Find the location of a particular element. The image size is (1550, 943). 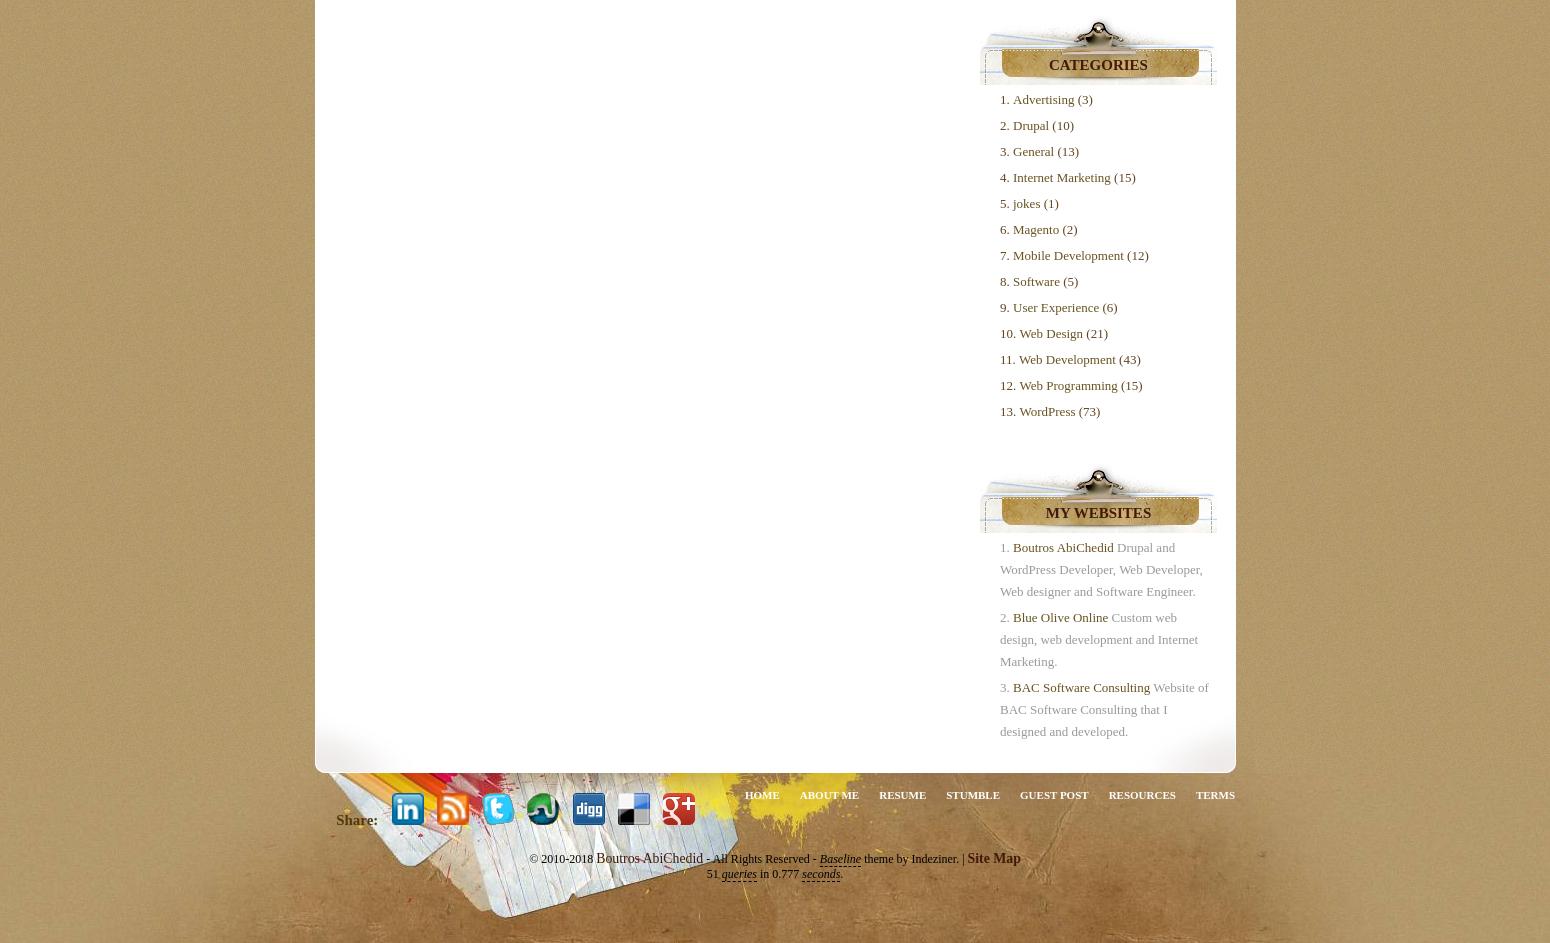

'.' is located at coordinates (840, 873).